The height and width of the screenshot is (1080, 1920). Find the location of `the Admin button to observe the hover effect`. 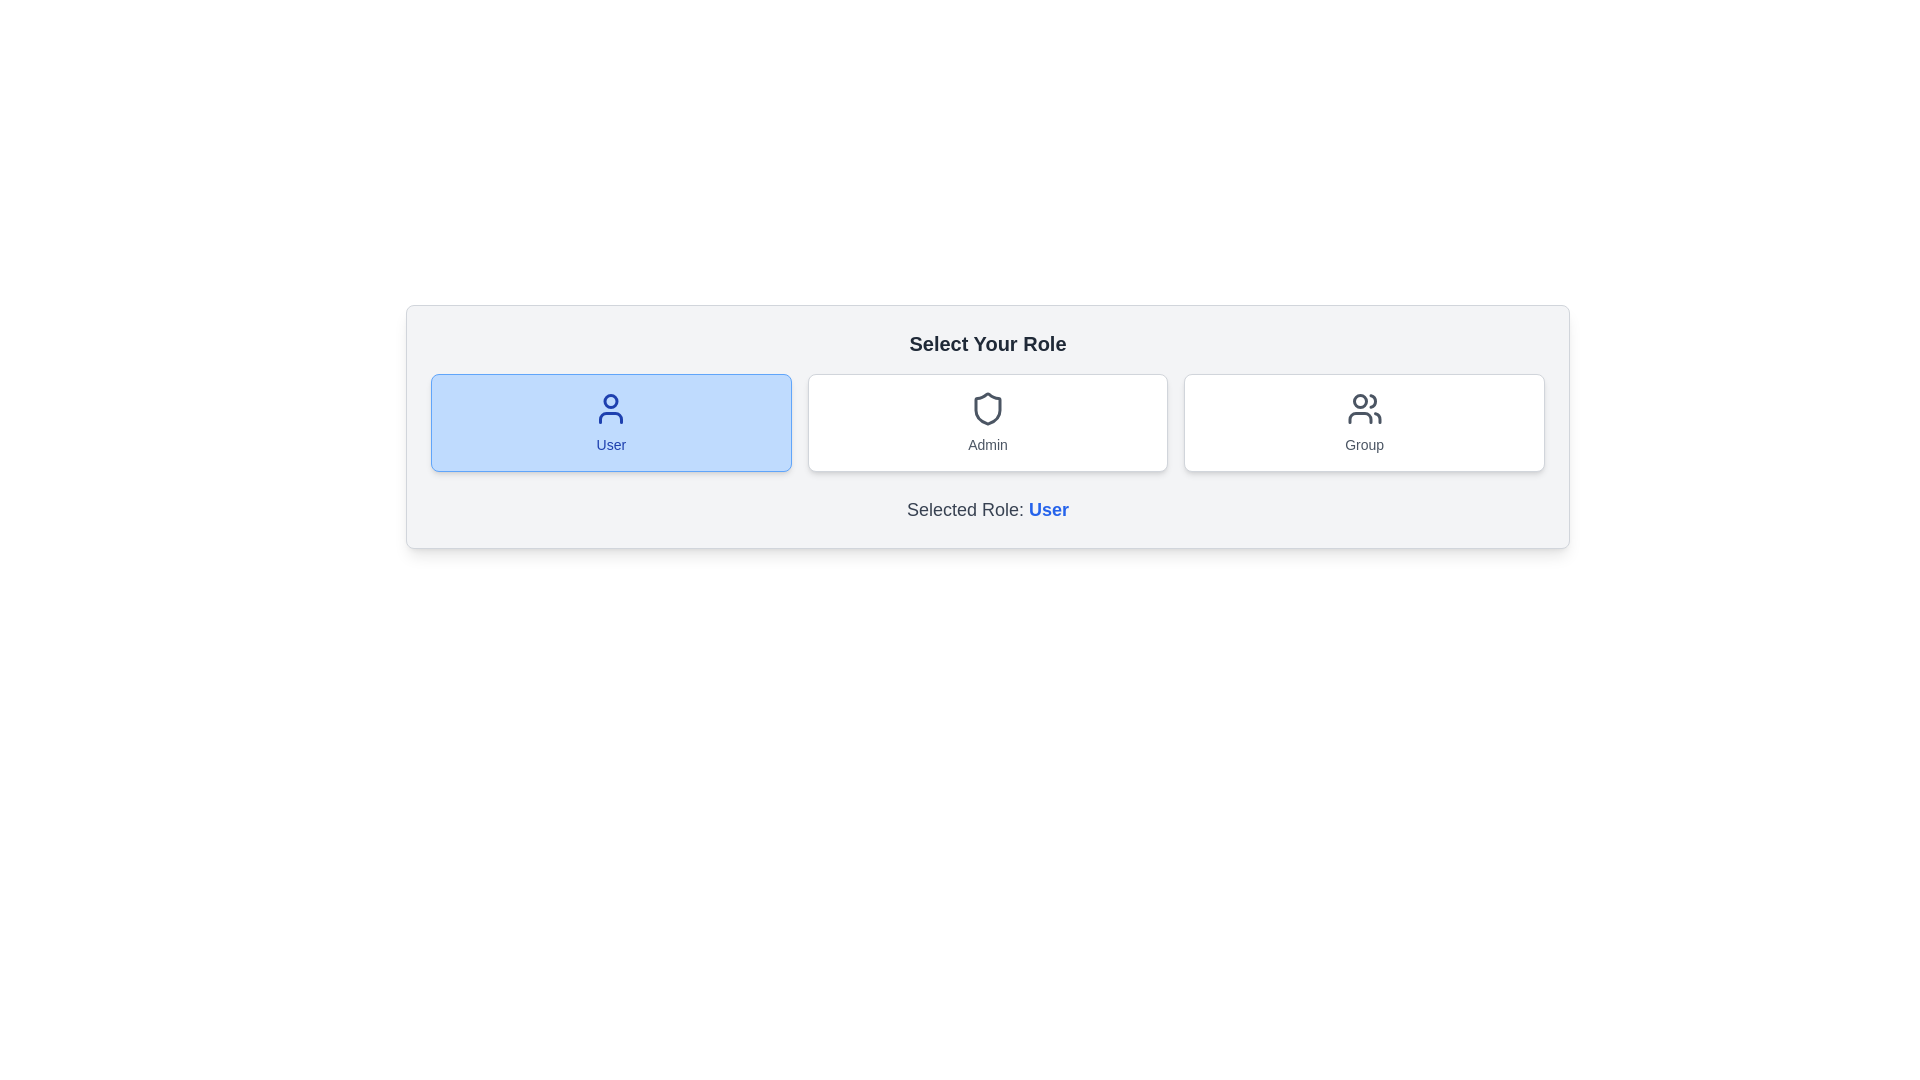

the Admin button to observe the hover effect is located at coordinates (988, 422).